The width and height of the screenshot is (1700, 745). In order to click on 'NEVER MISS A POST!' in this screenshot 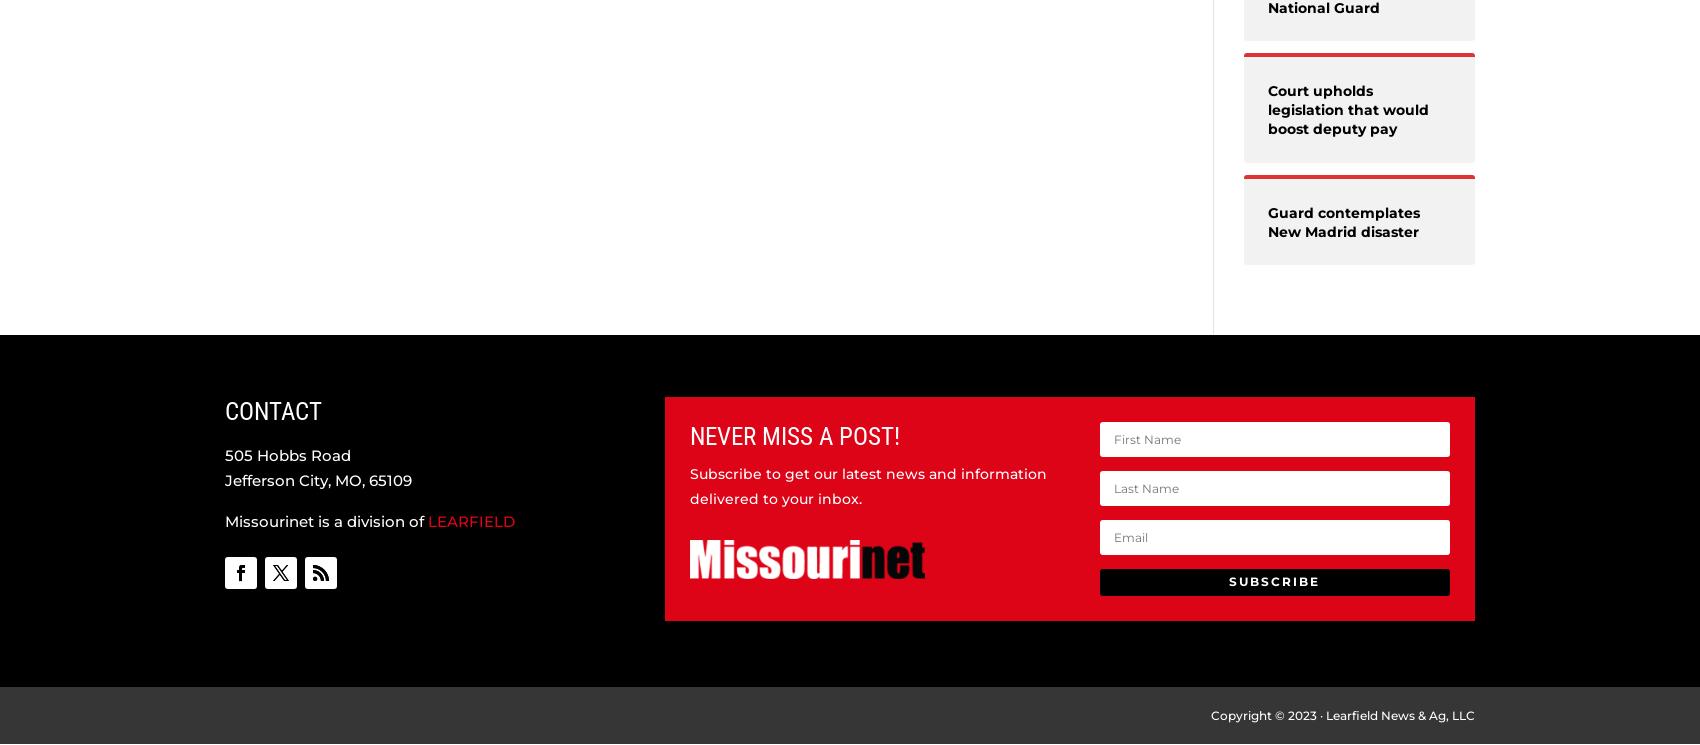, I will do `click(793, 435)`.